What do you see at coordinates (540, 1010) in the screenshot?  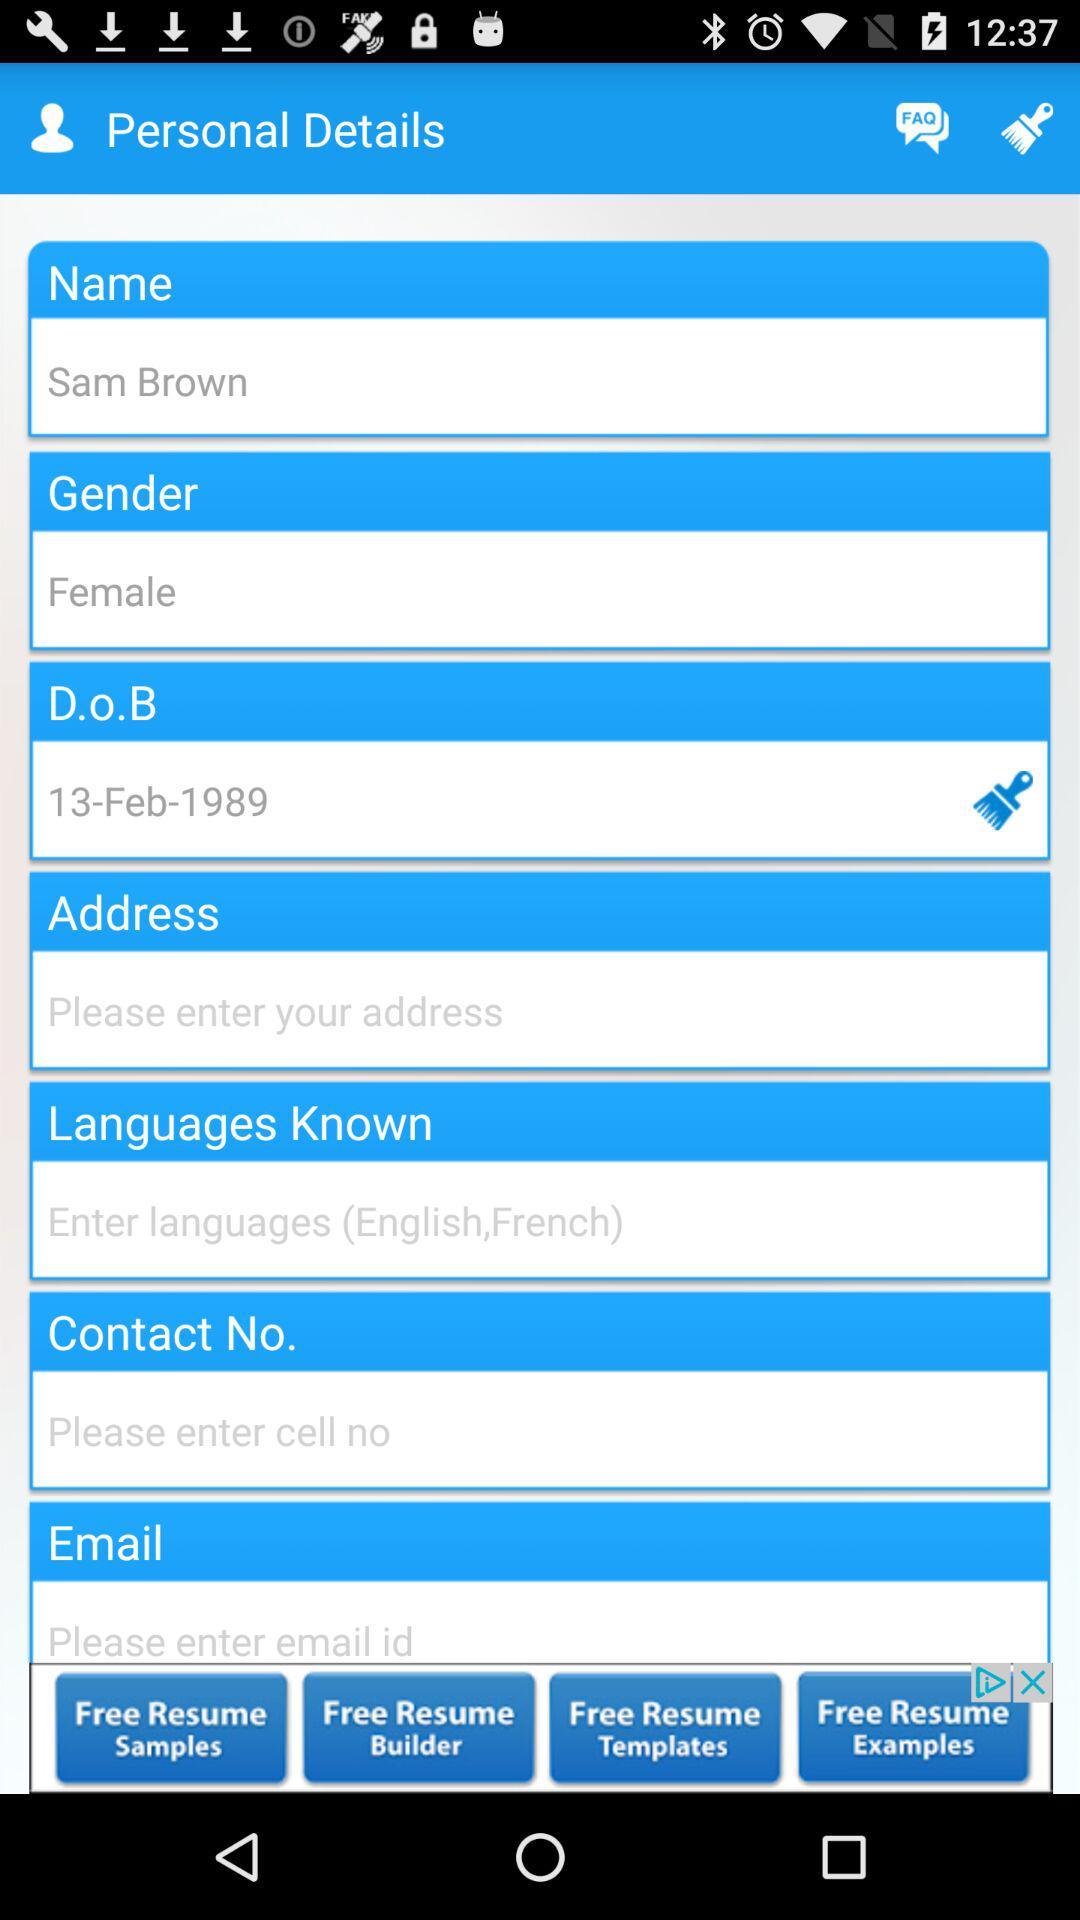 I see `your address` at bounding box center [540, 1010].